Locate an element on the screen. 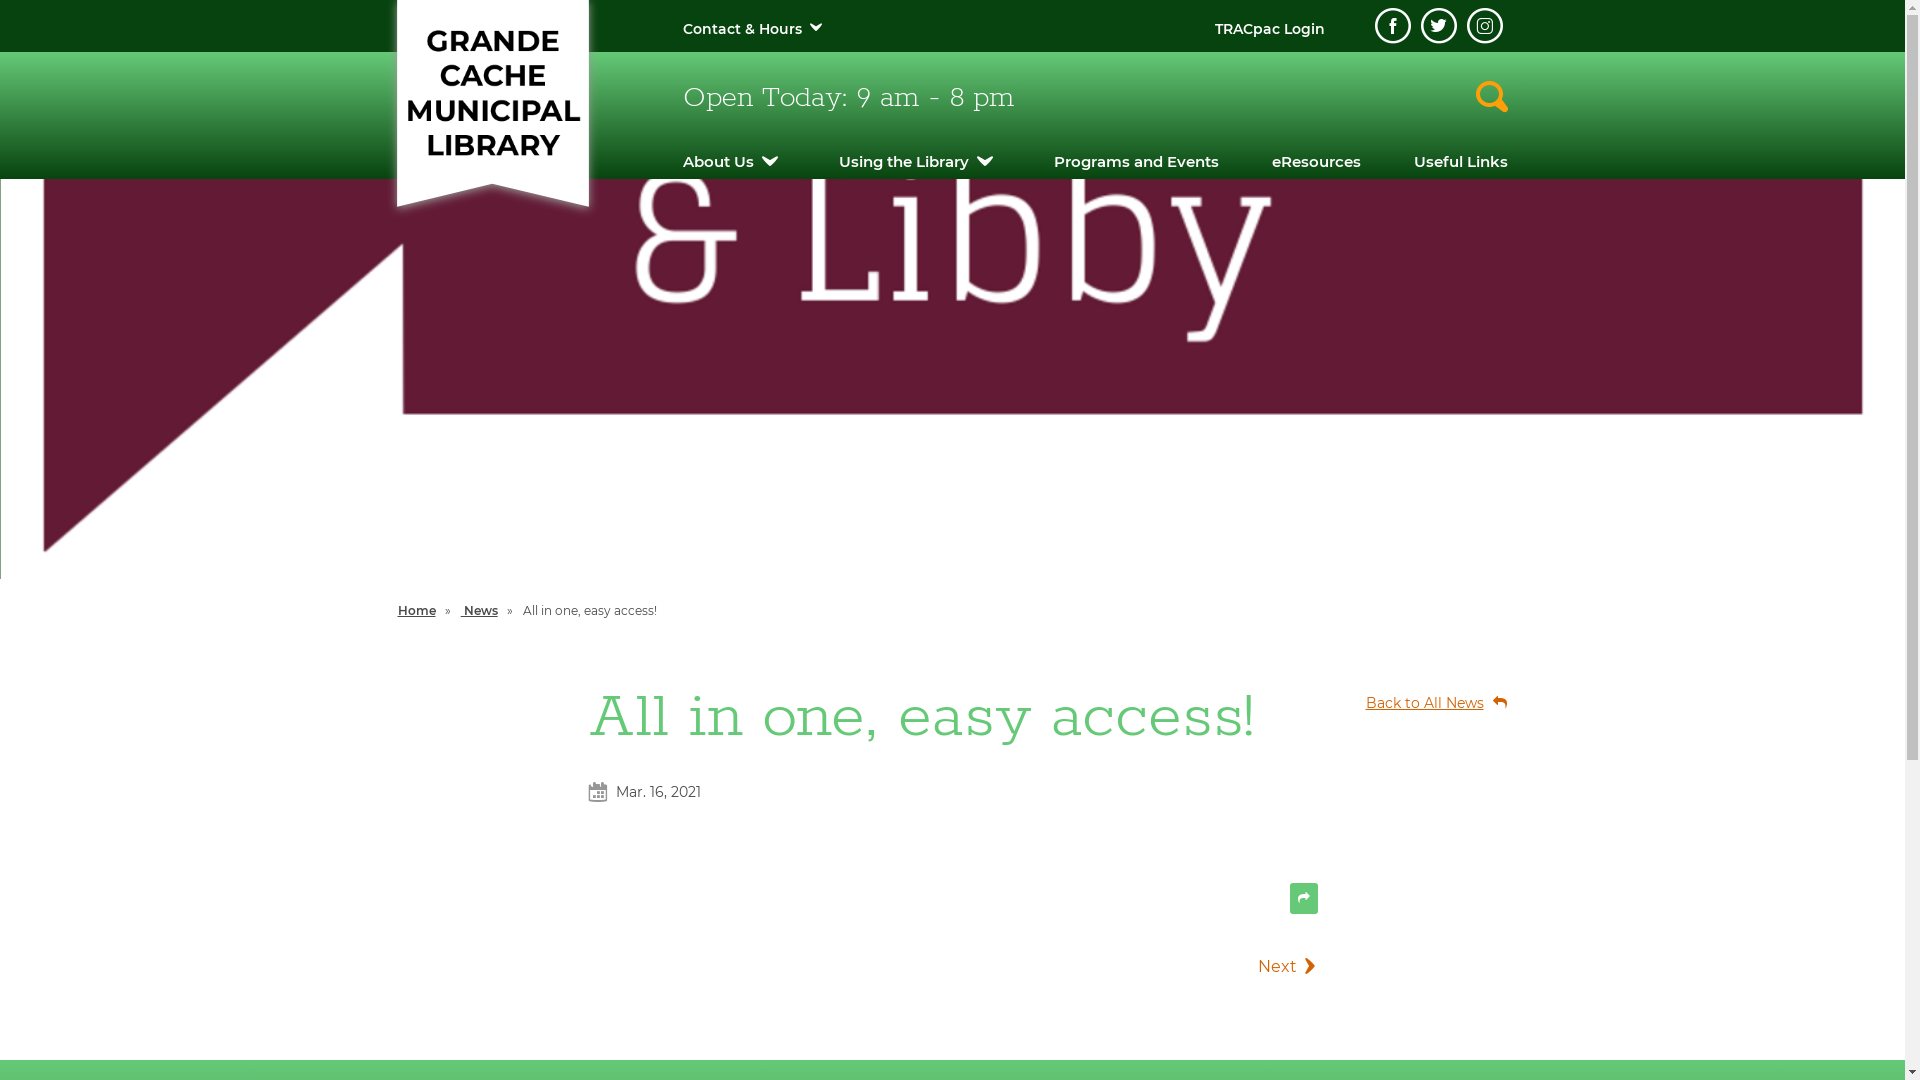 The image size is (1920, 1080). 'Twitter' is located at coordinates (1437, 26).